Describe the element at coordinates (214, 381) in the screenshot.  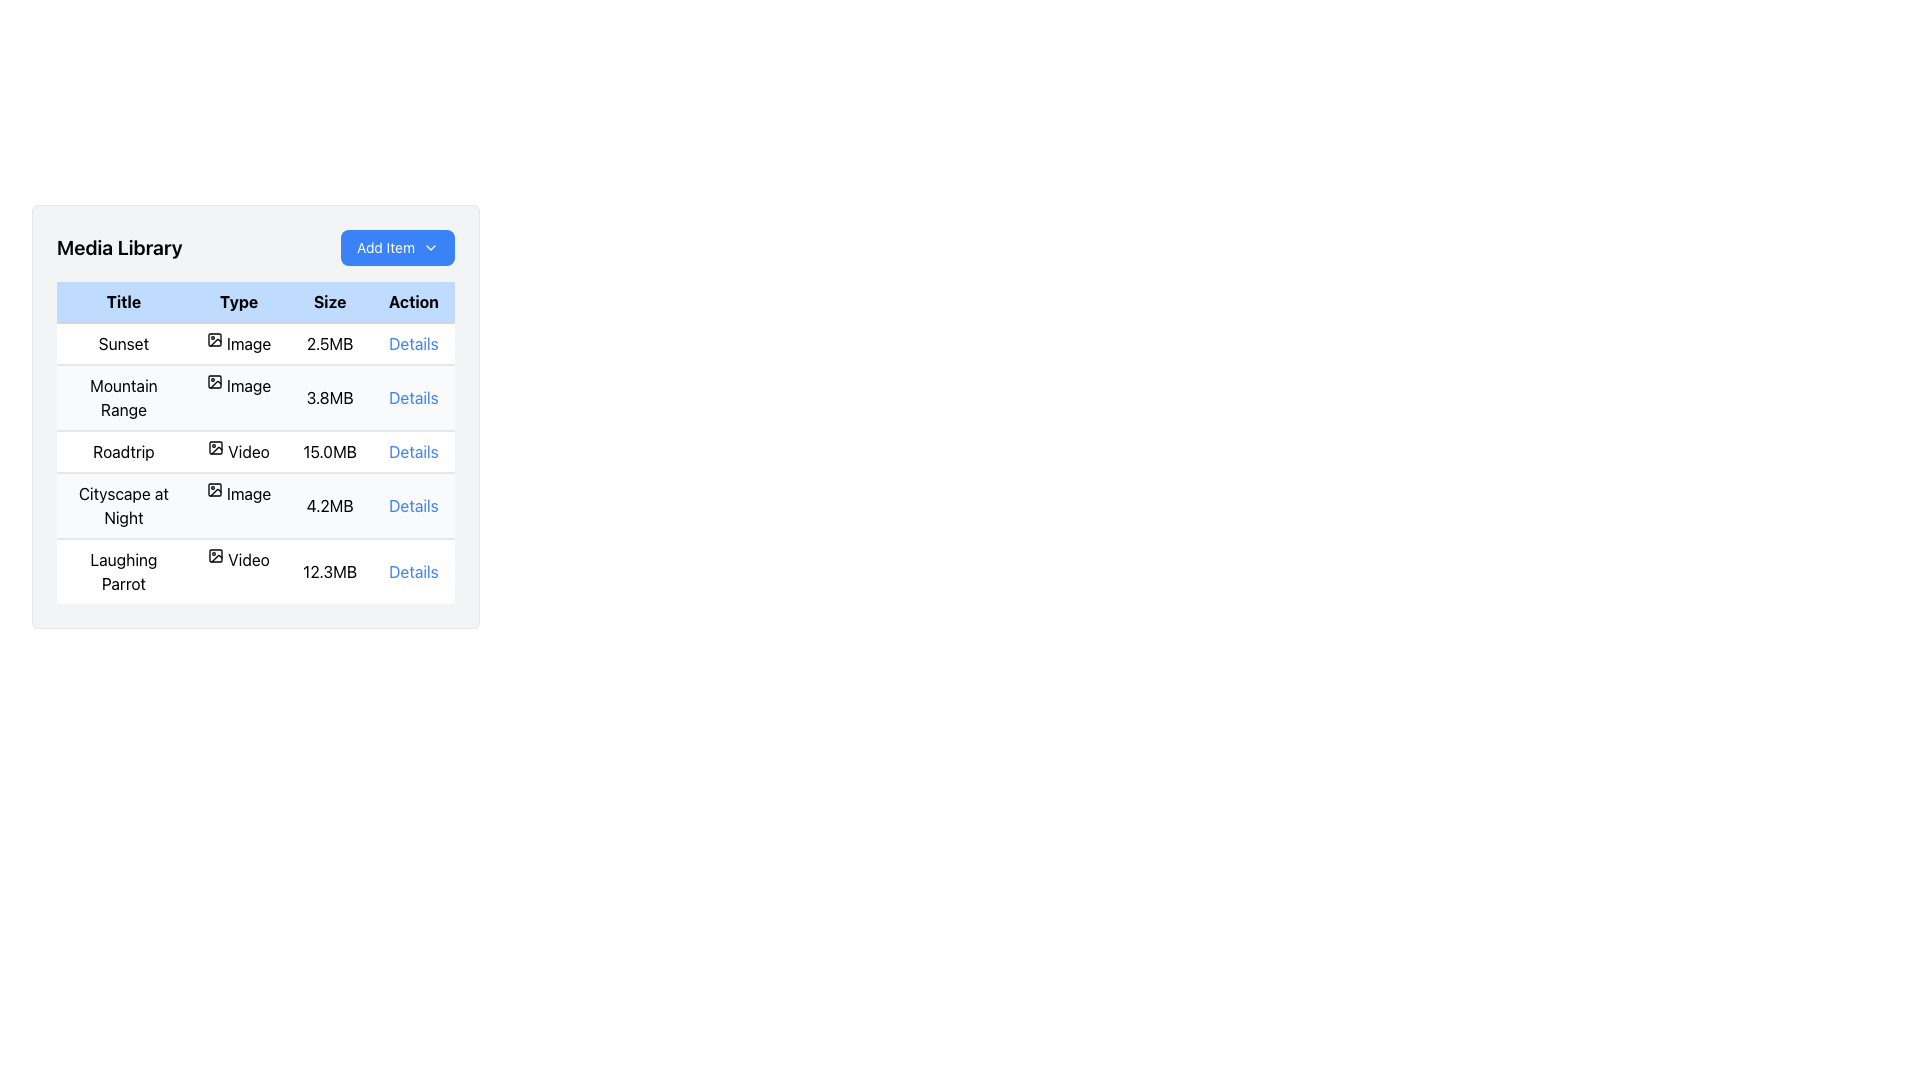
I see `the media icon indicating the type of media for the 'Mountain Range' entry in the table, located under the 'Type' column of the second row` at that location.